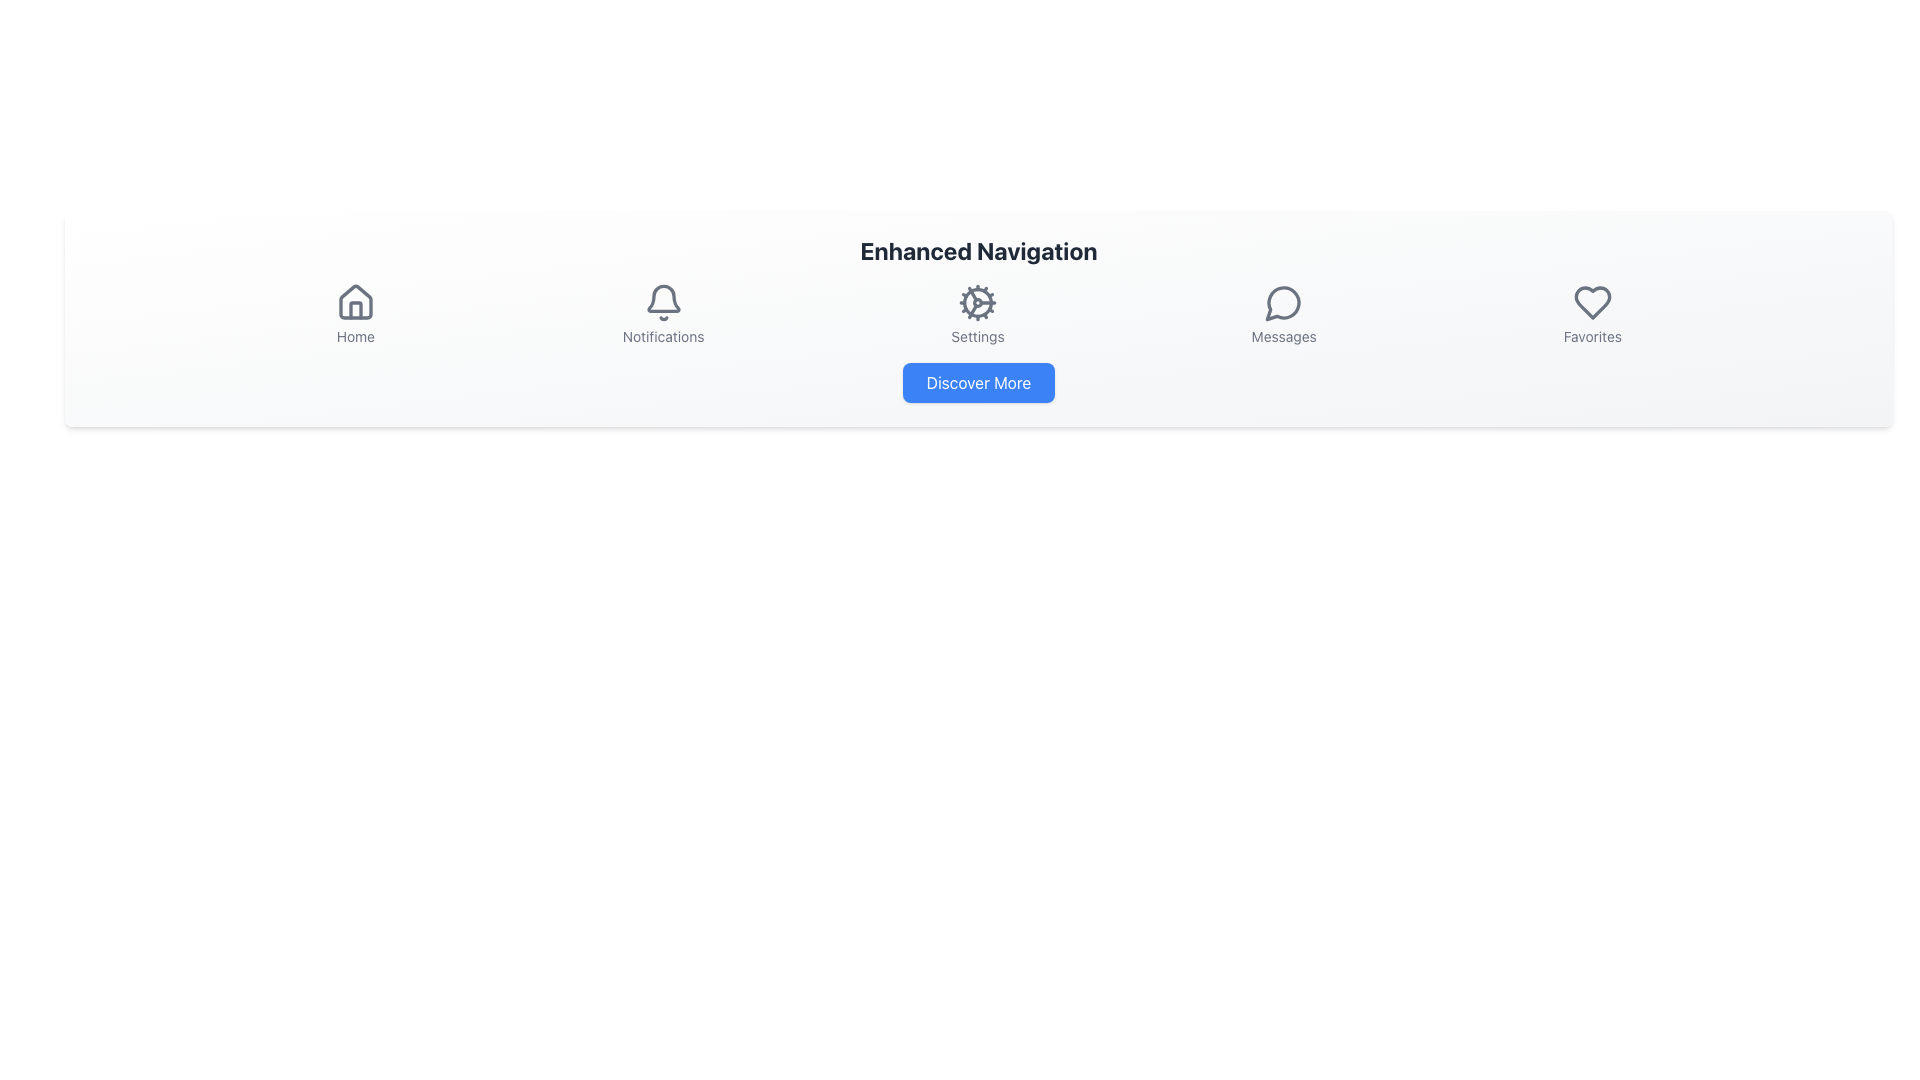 The height and width of the screenshot is (1080, 1920). I want to click on the navigation button for 'Messages', located fourth from the left in the horizontal navigation bar, so click(1284, 315).